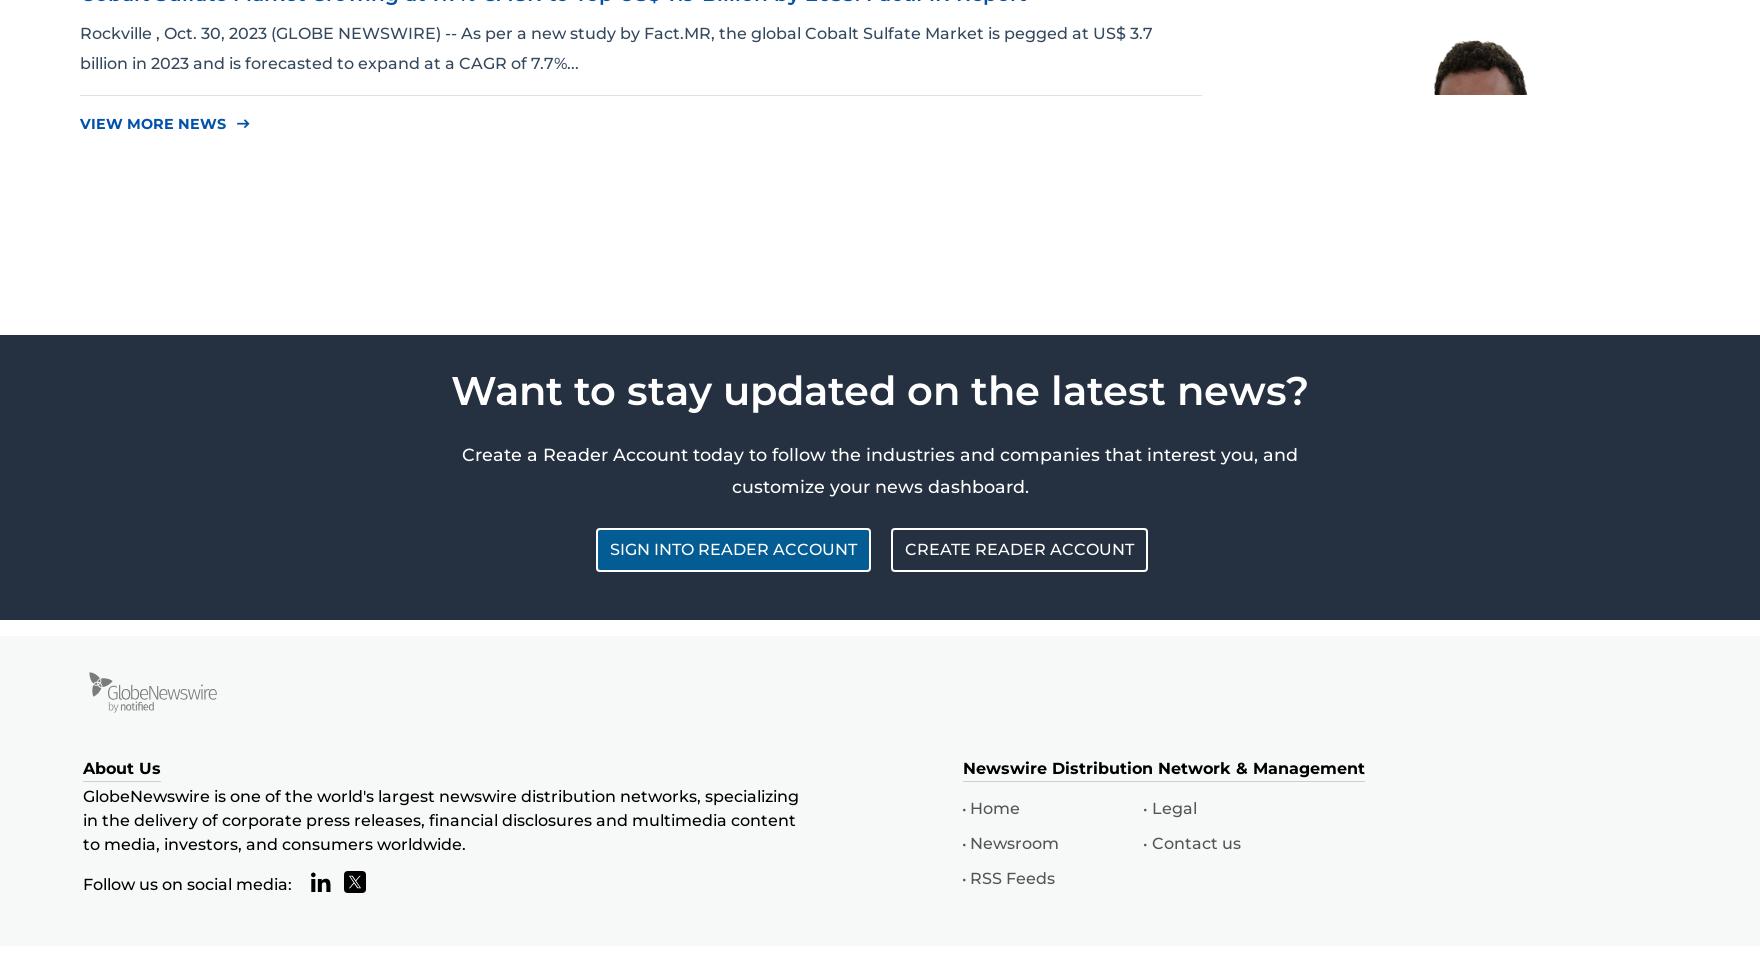  What do you see at coordinates (1019, 549) in the screenshot?
I see `'CREATE READER ACCOUNT'` at bounding box center [1019, 549].